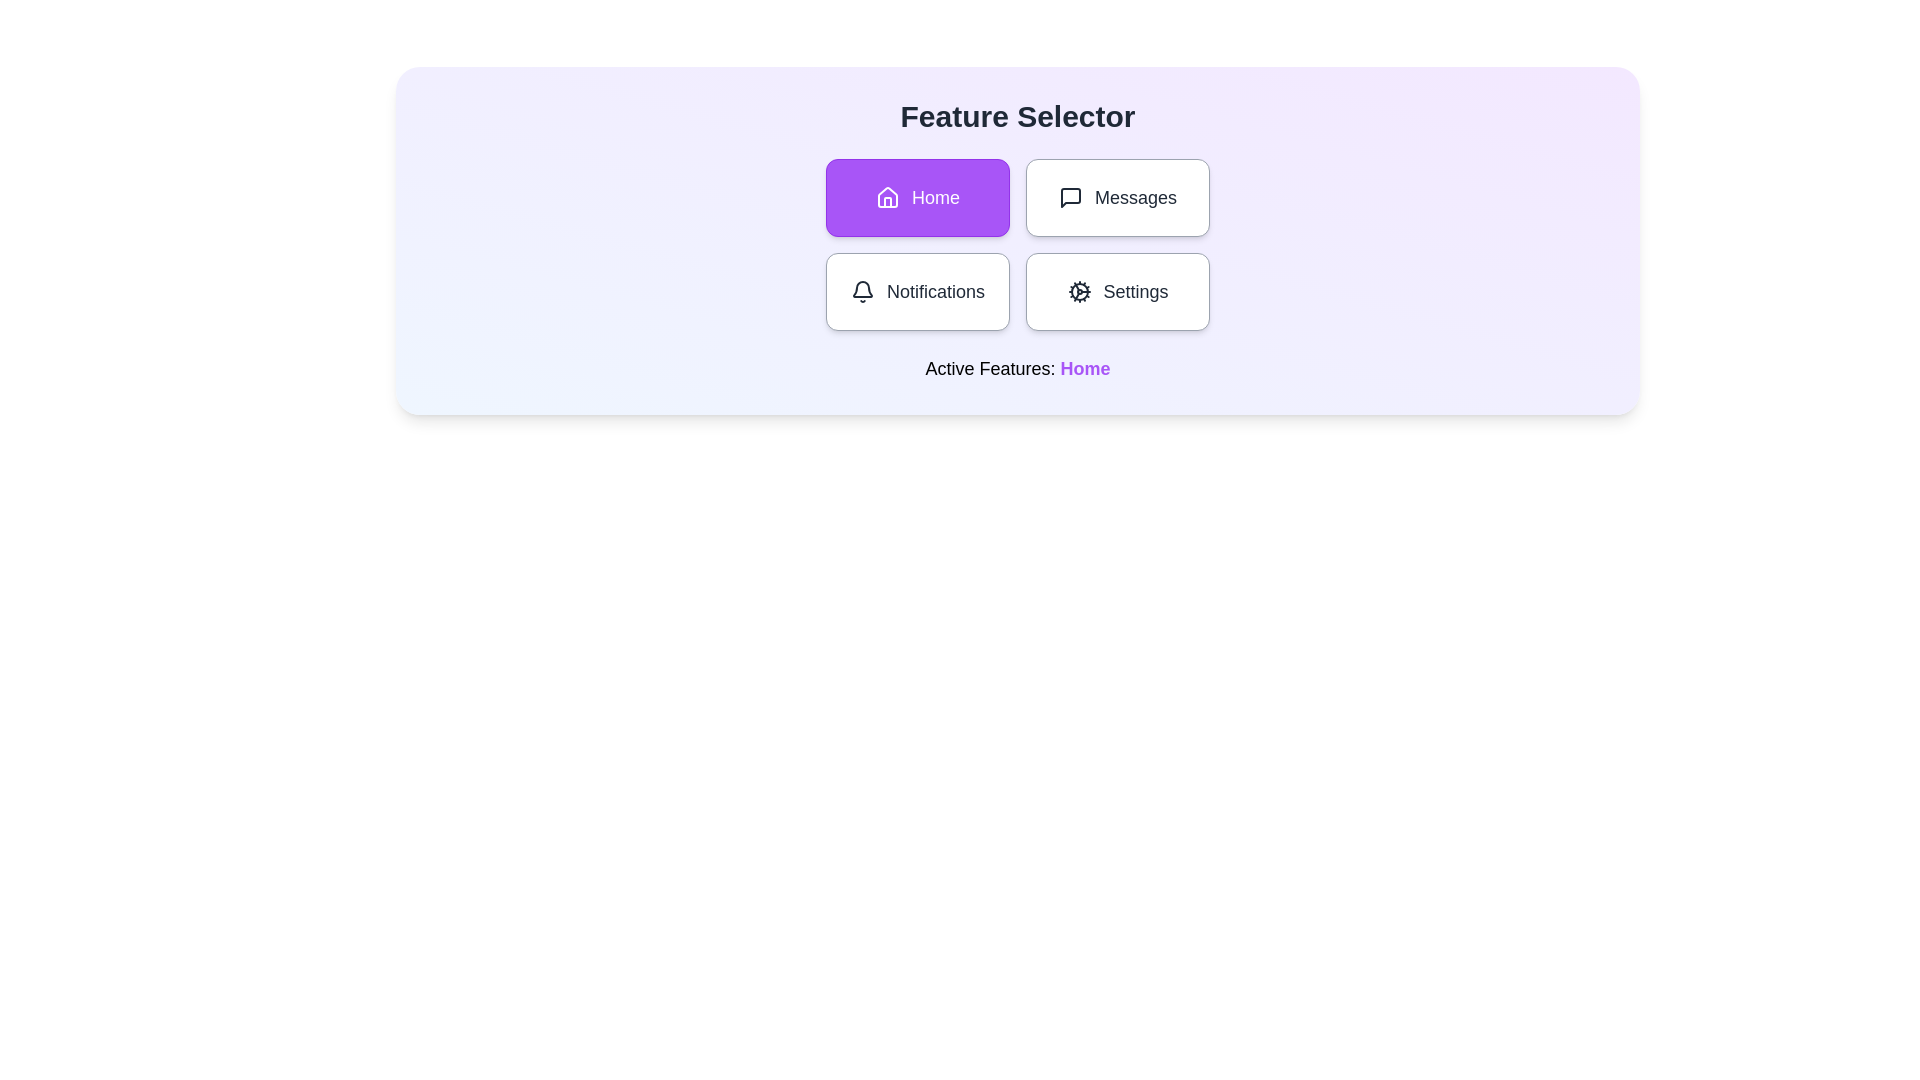 Image resolution: width=1920 pixels, height=1080 pixels. Describe the element at coordinates (916, 292) in the screenshot. I see `the Notifications button, which is a rectangular button with a white background, gray text, and a bell icon on the left side, located in the lower-left quadrant of the Feature Selector grid` at that location.